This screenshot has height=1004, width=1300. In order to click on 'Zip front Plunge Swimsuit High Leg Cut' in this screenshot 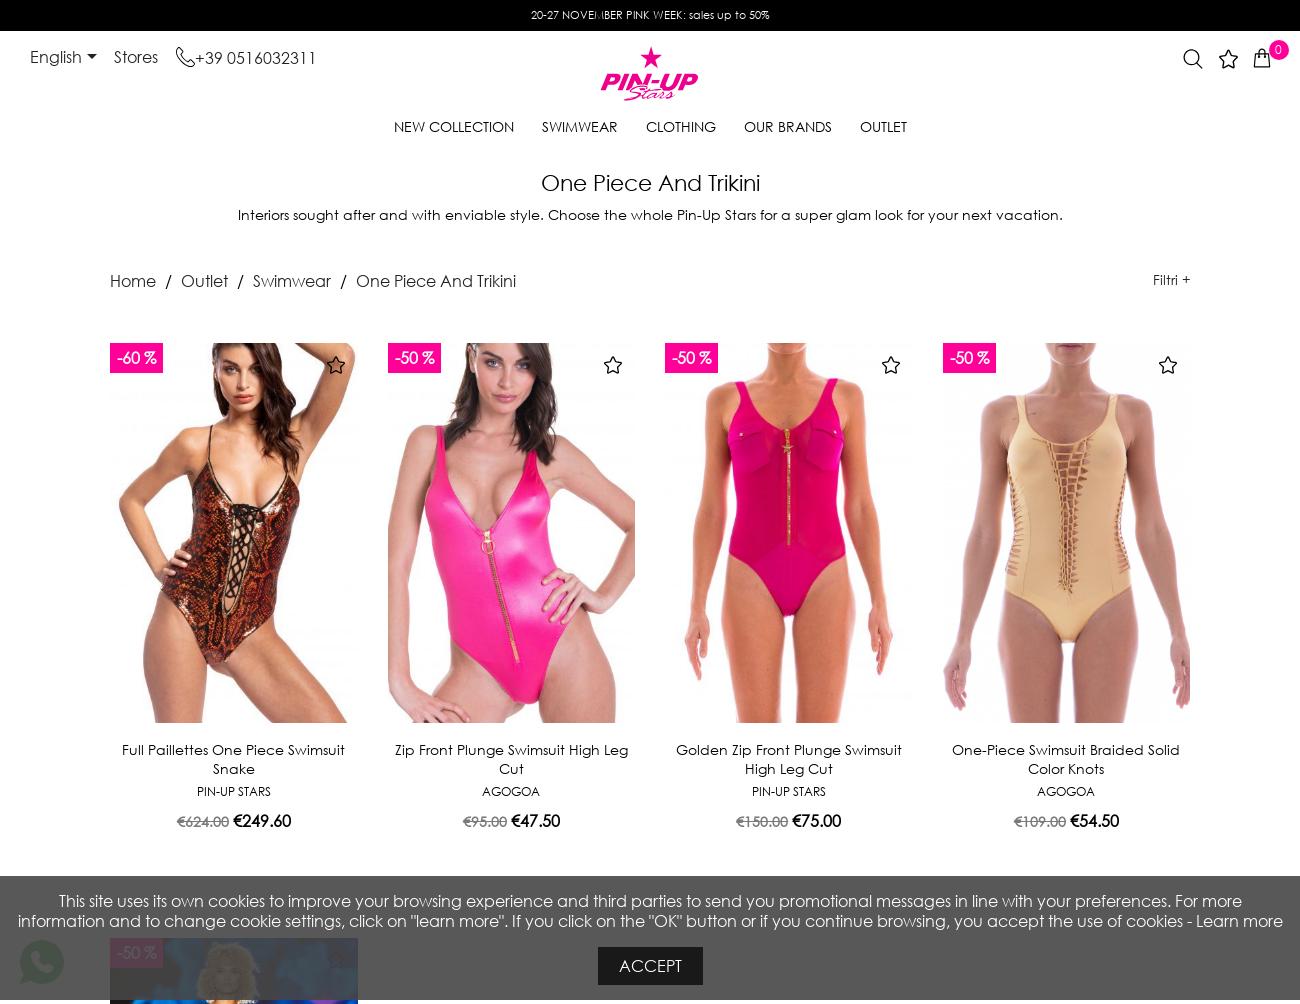, I will do `click(394, 758)`.